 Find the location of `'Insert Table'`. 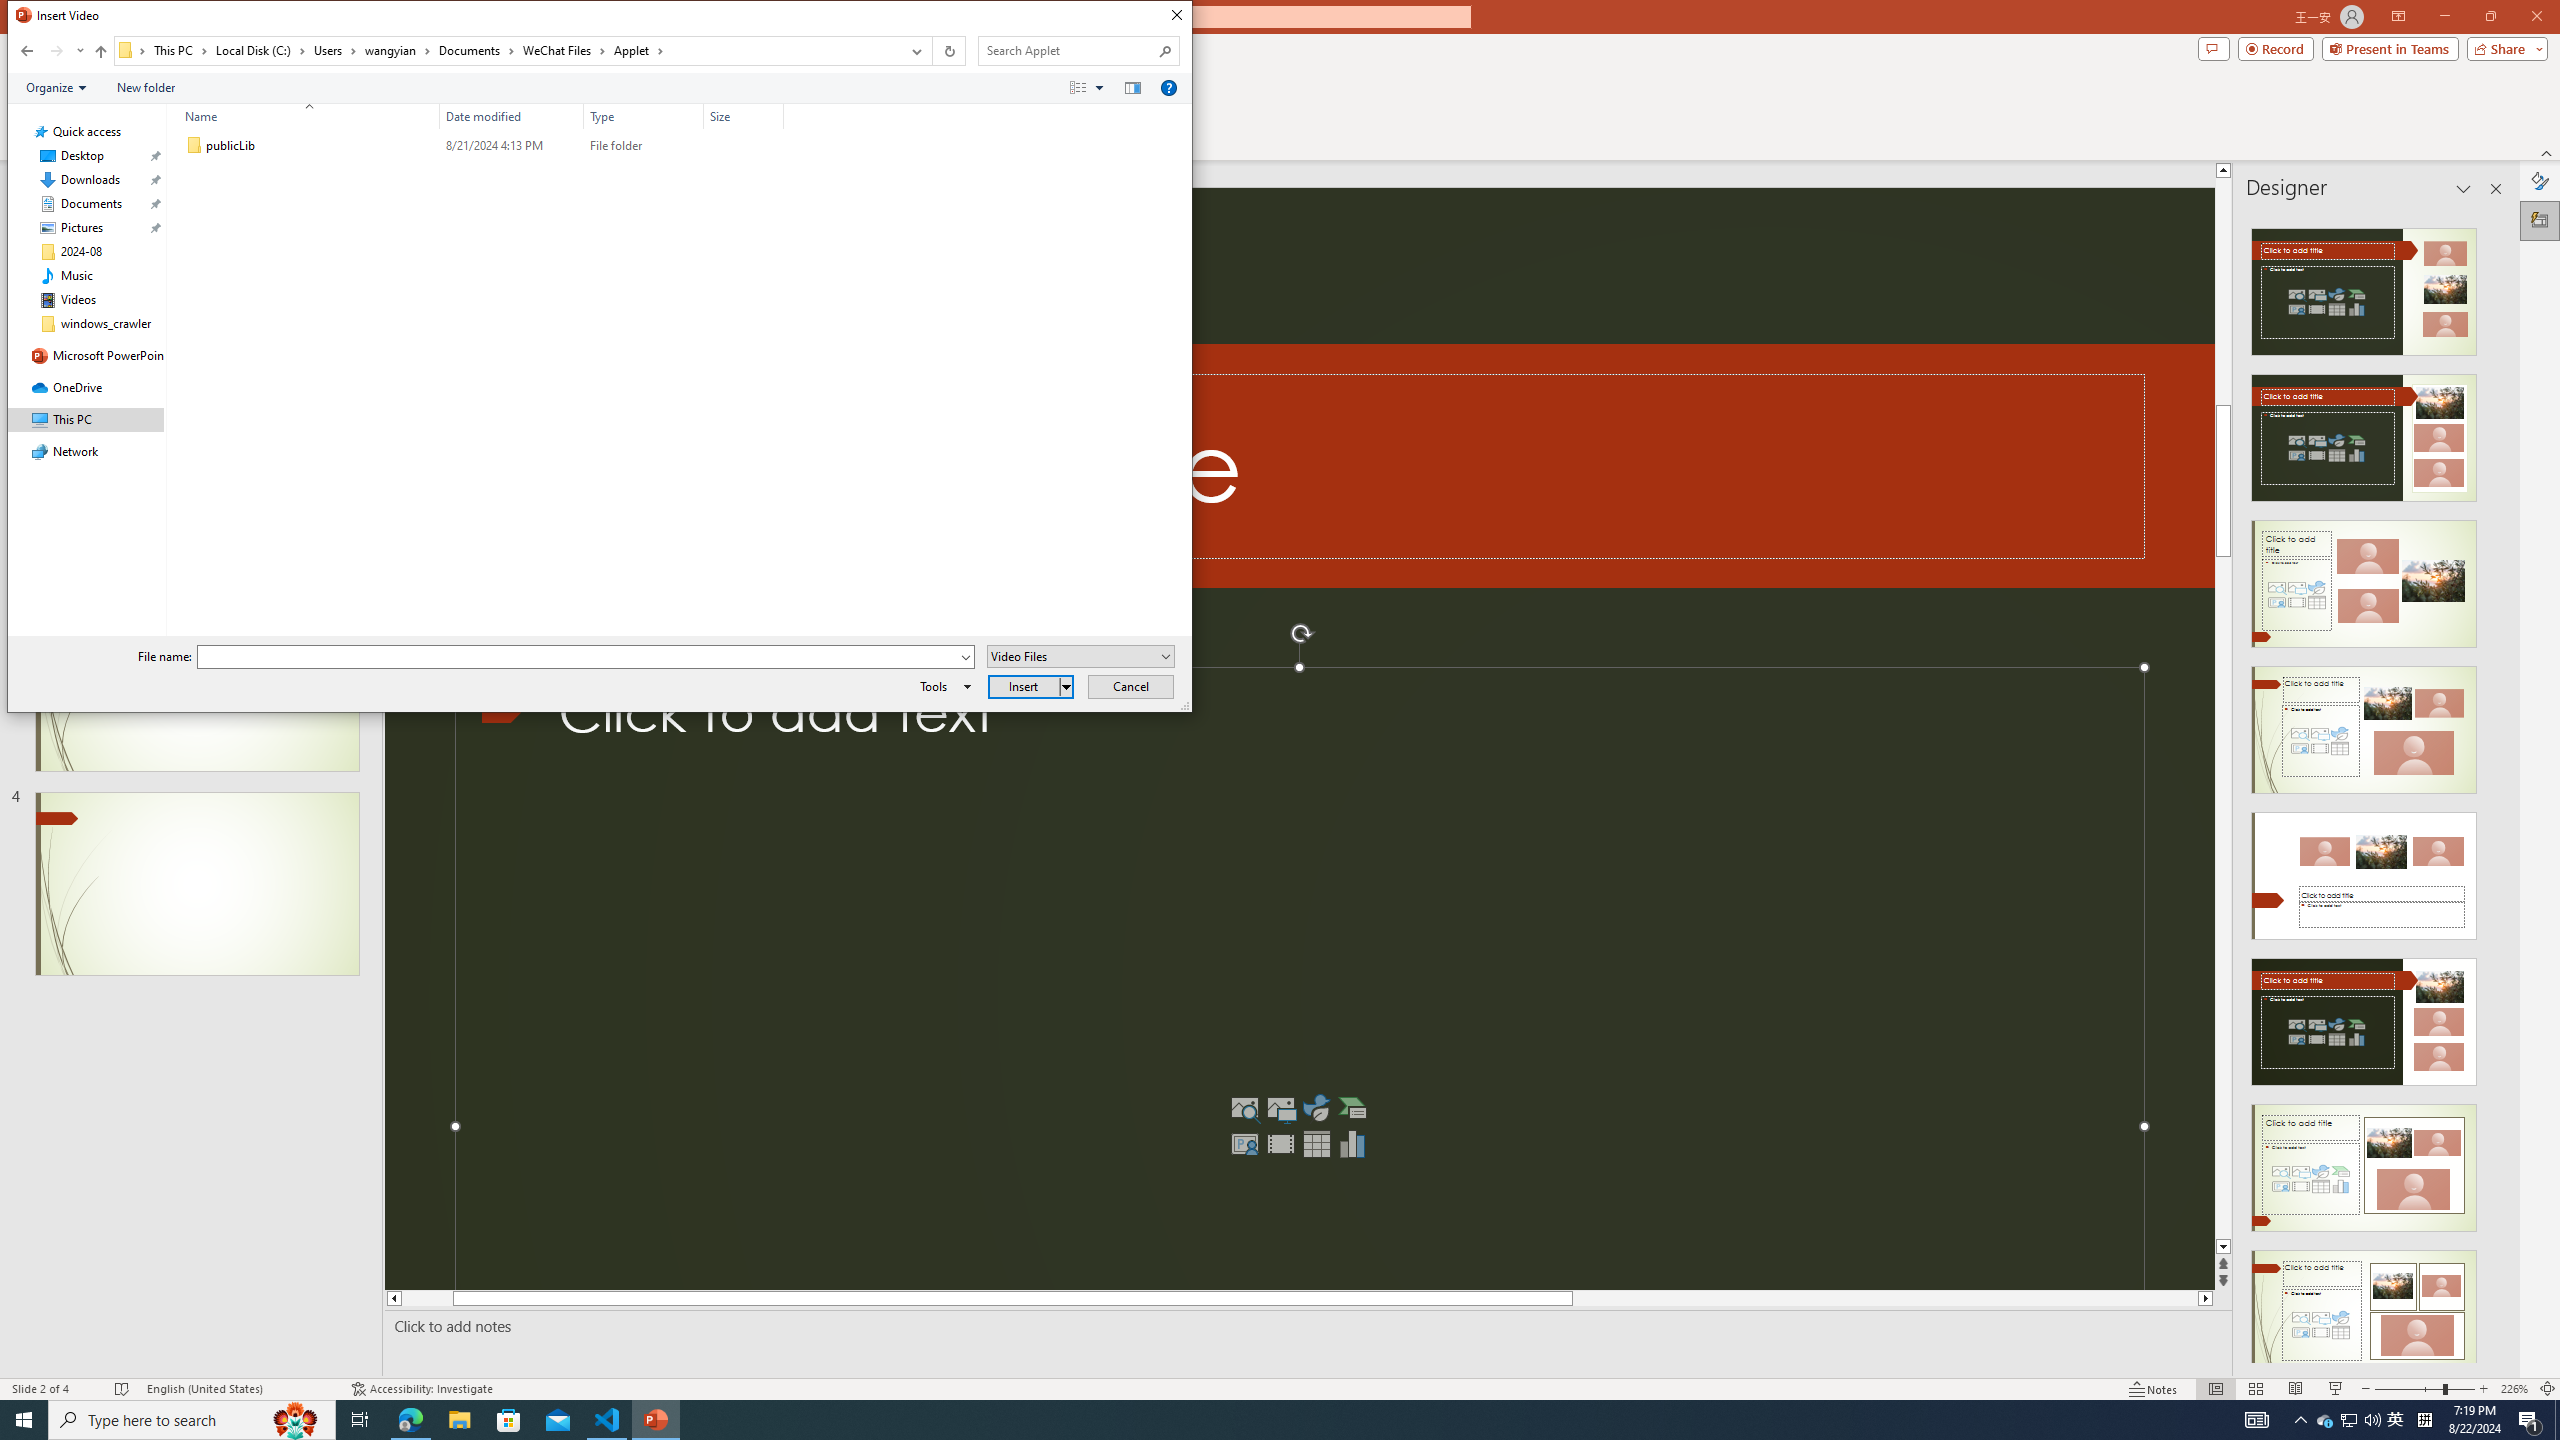

'Insert Table' is located at coordinates (1316, 1144).